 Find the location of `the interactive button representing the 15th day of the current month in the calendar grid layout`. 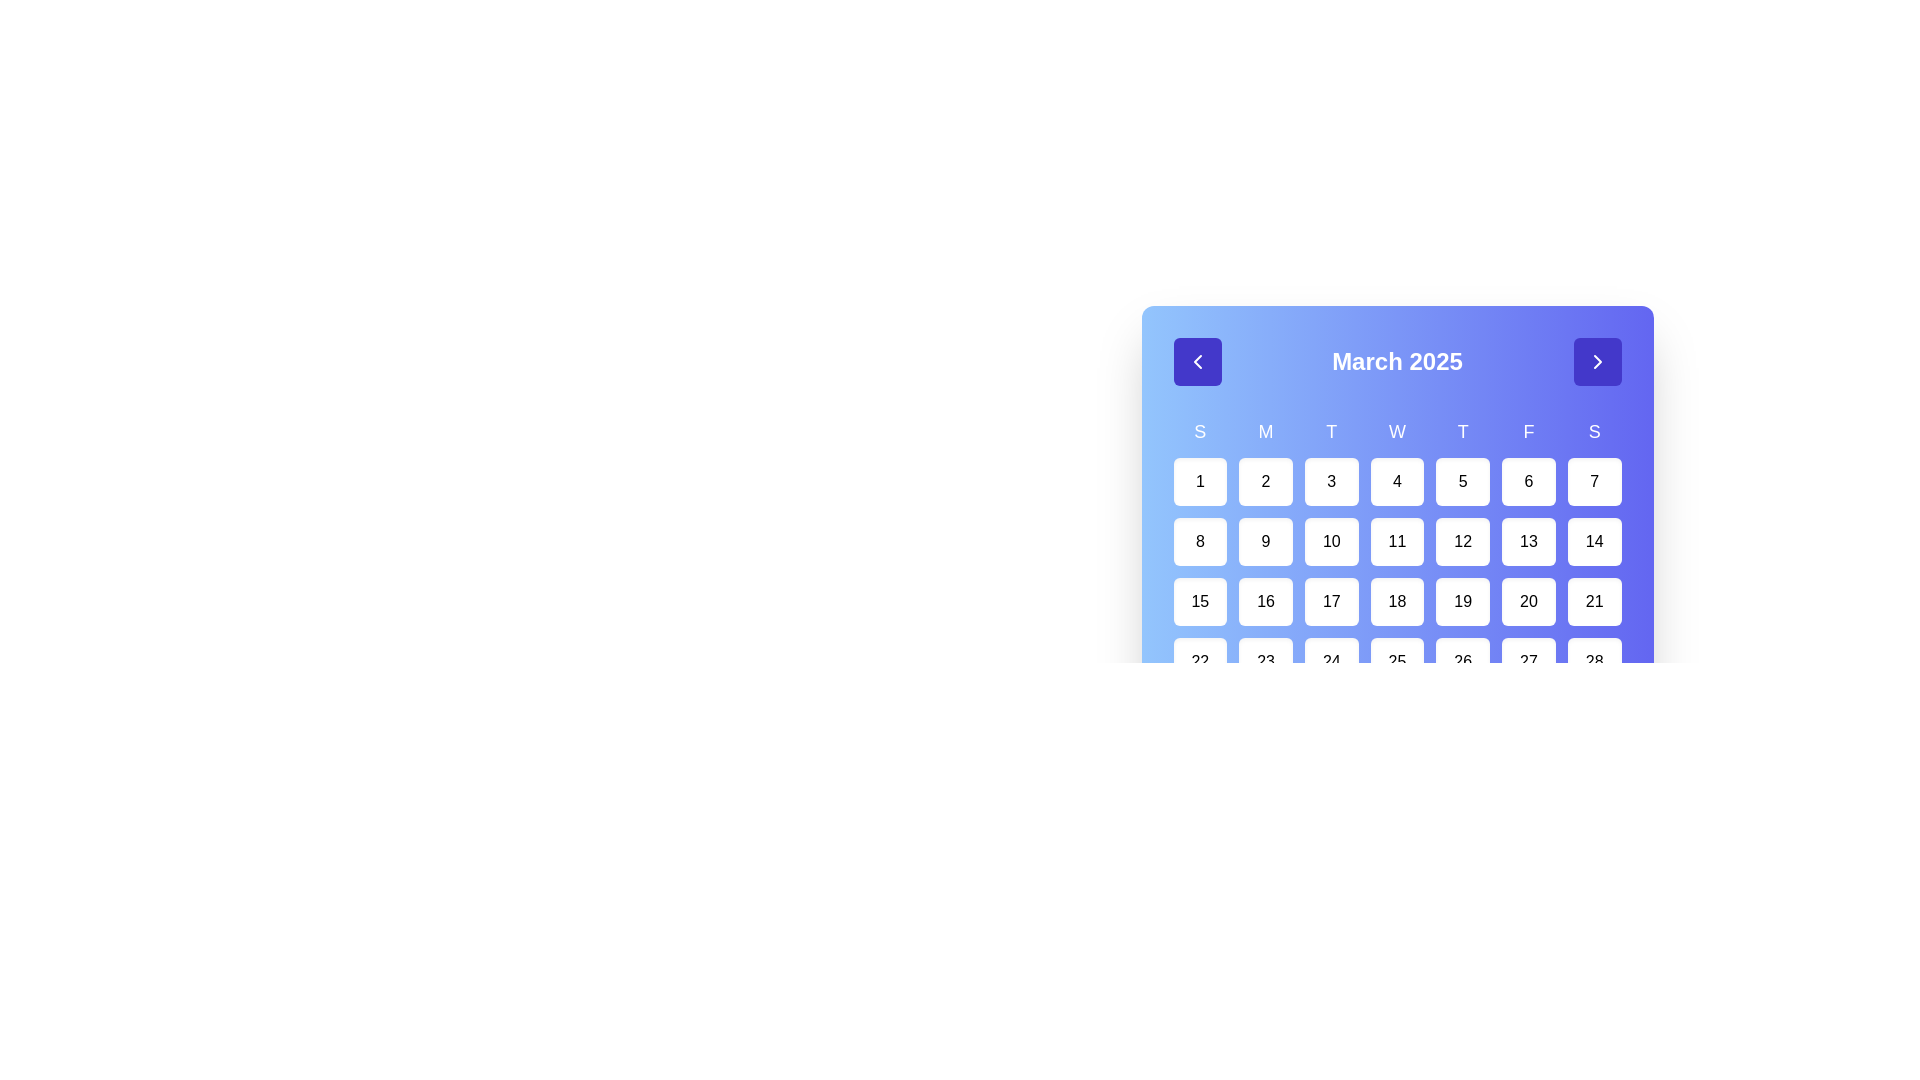

the interactive button representing the 15th day of the current month in the calendar grid layout is located at coordinates (1200, 600).